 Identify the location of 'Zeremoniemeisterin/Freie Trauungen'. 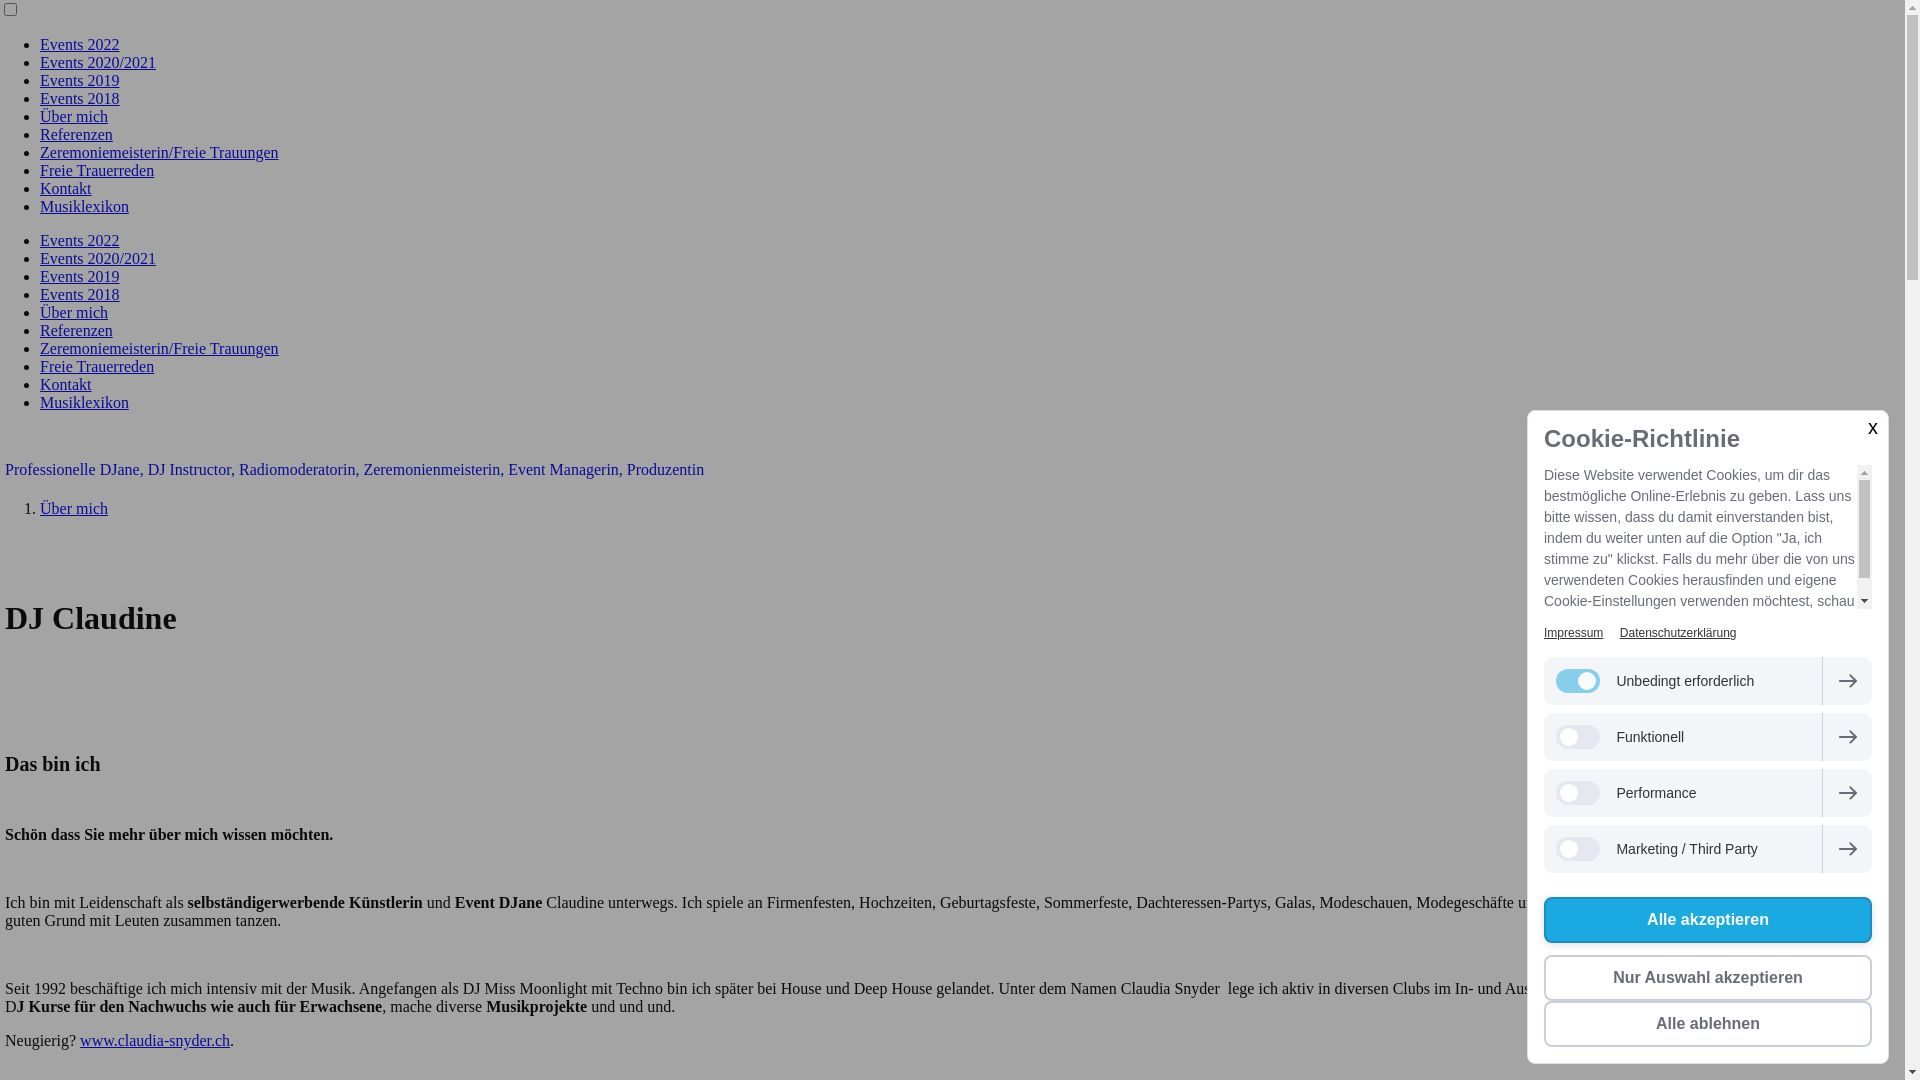
(158, 151).